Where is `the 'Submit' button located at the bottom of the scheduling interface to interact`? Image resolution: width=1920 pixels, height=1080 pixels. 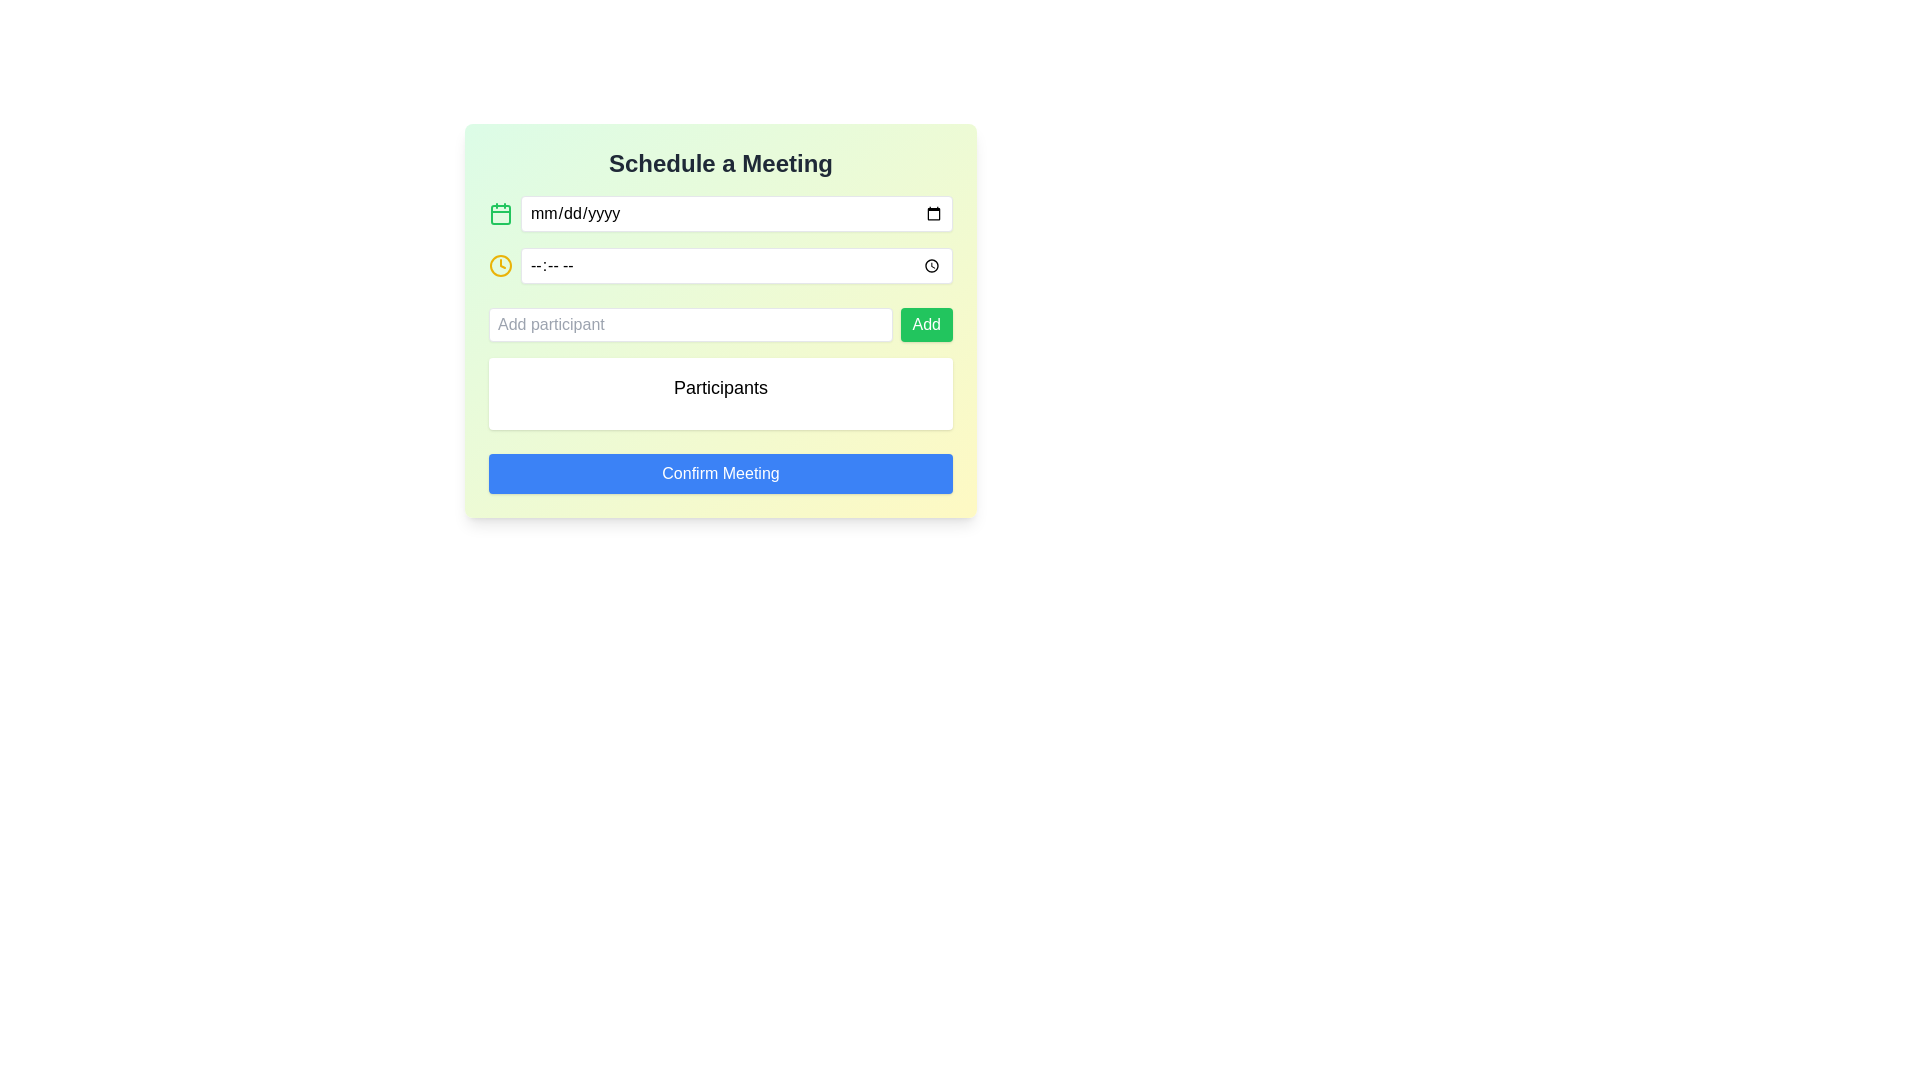
the 'Submit' button located at the bottom of the scheduling interface to interact is located at coordinates (720, 474).